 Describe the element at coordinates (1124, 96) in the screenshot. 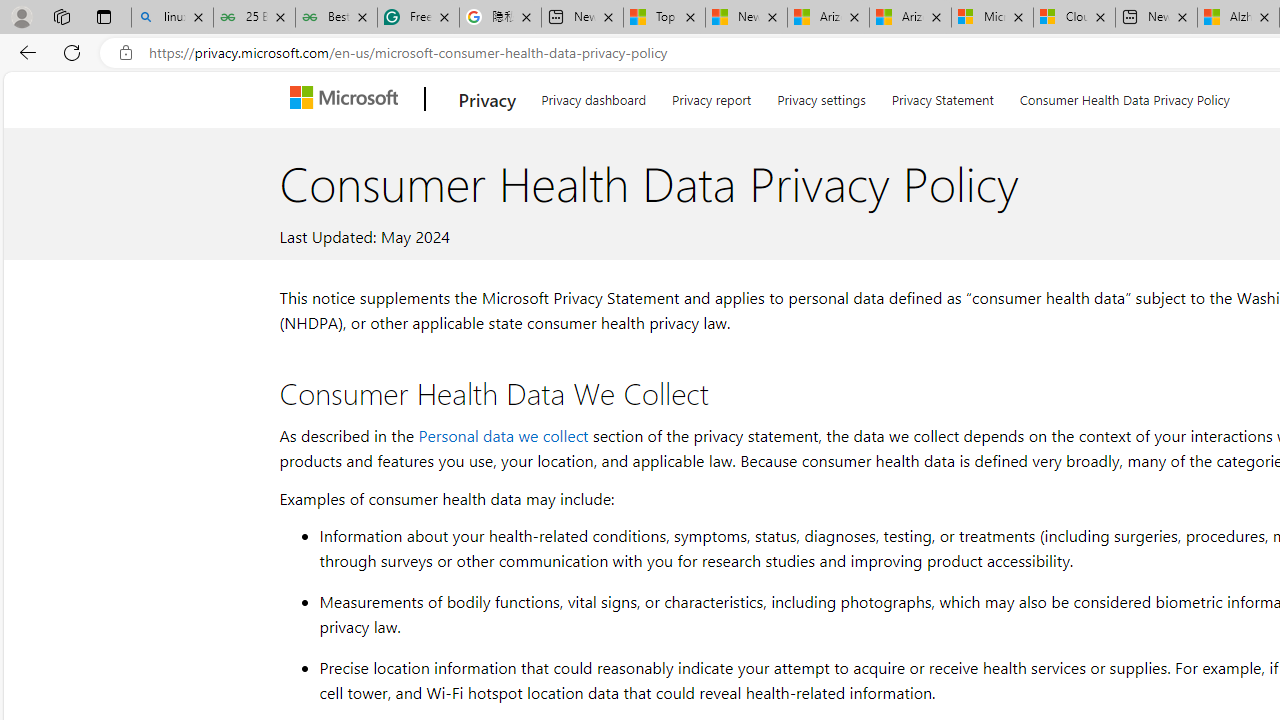

I see `'Consumer Health Data Privacy Policy'` at that location.